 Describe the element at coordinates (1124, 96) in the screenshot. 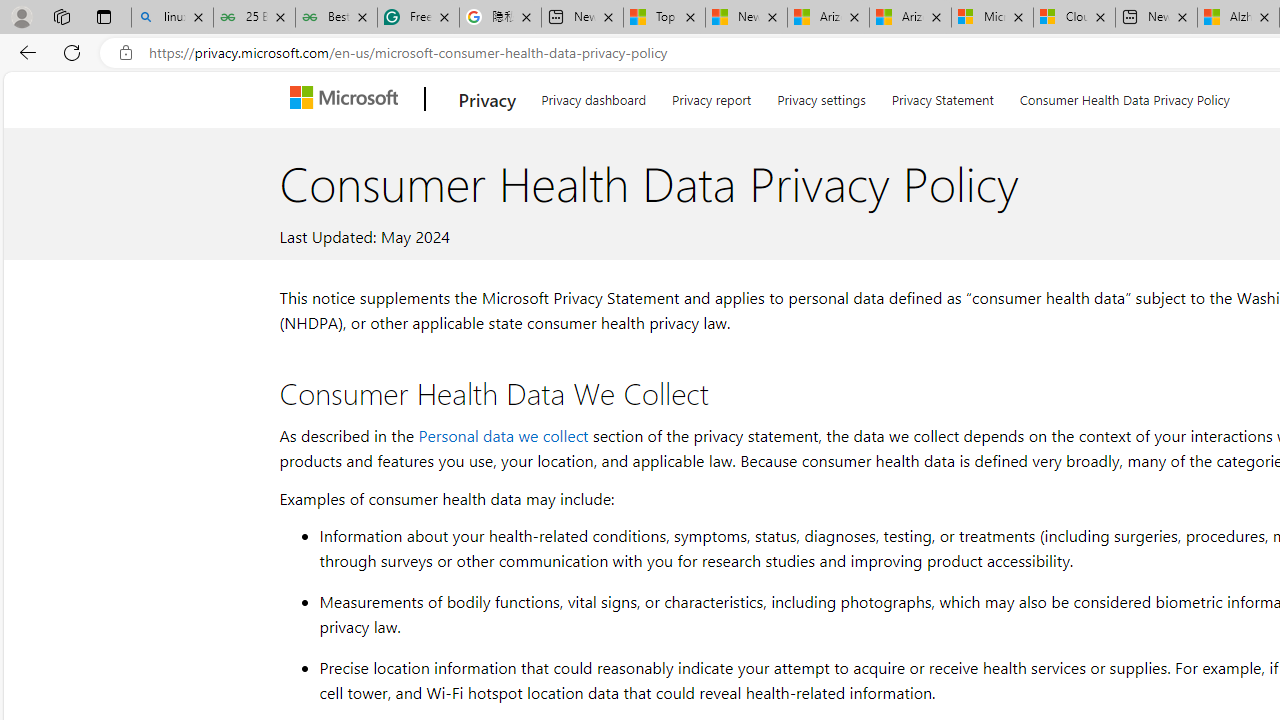

I see `'Consumer Health Data Privacy Policy'` at that location.